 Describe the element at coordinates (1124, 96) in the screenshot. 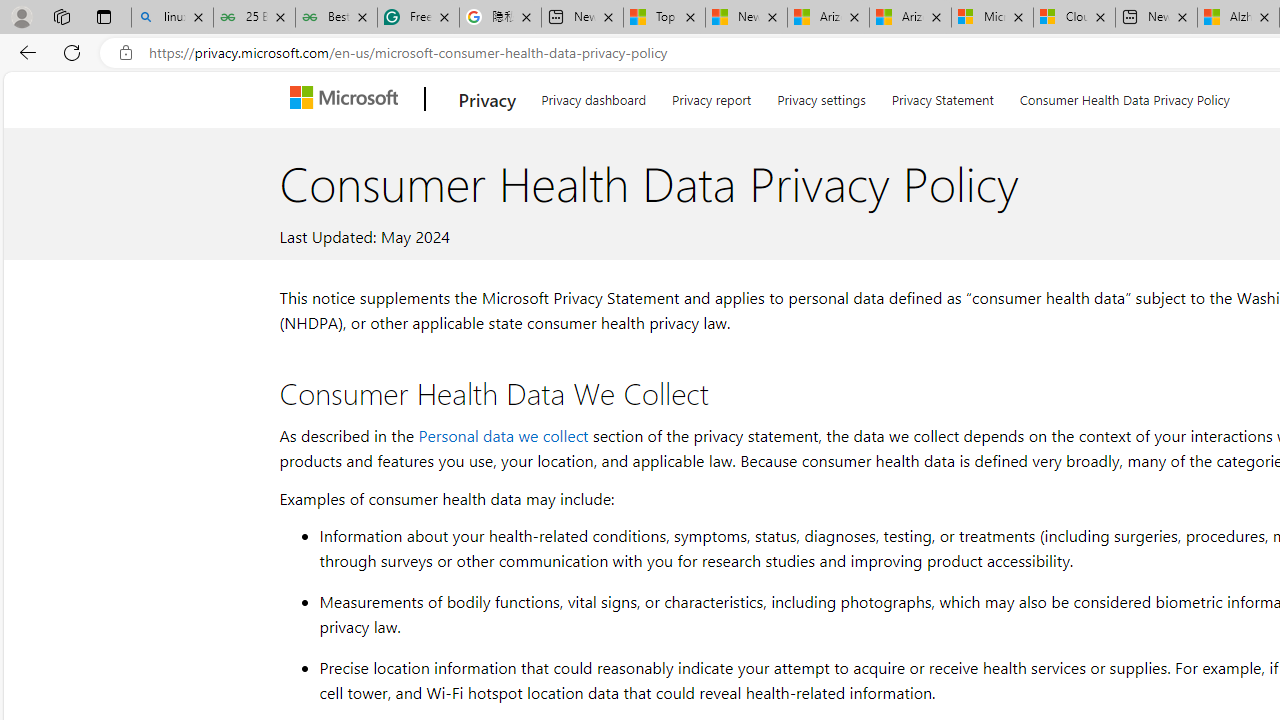

I see `'Consumer Health Data Privacy Policy'` at that location.